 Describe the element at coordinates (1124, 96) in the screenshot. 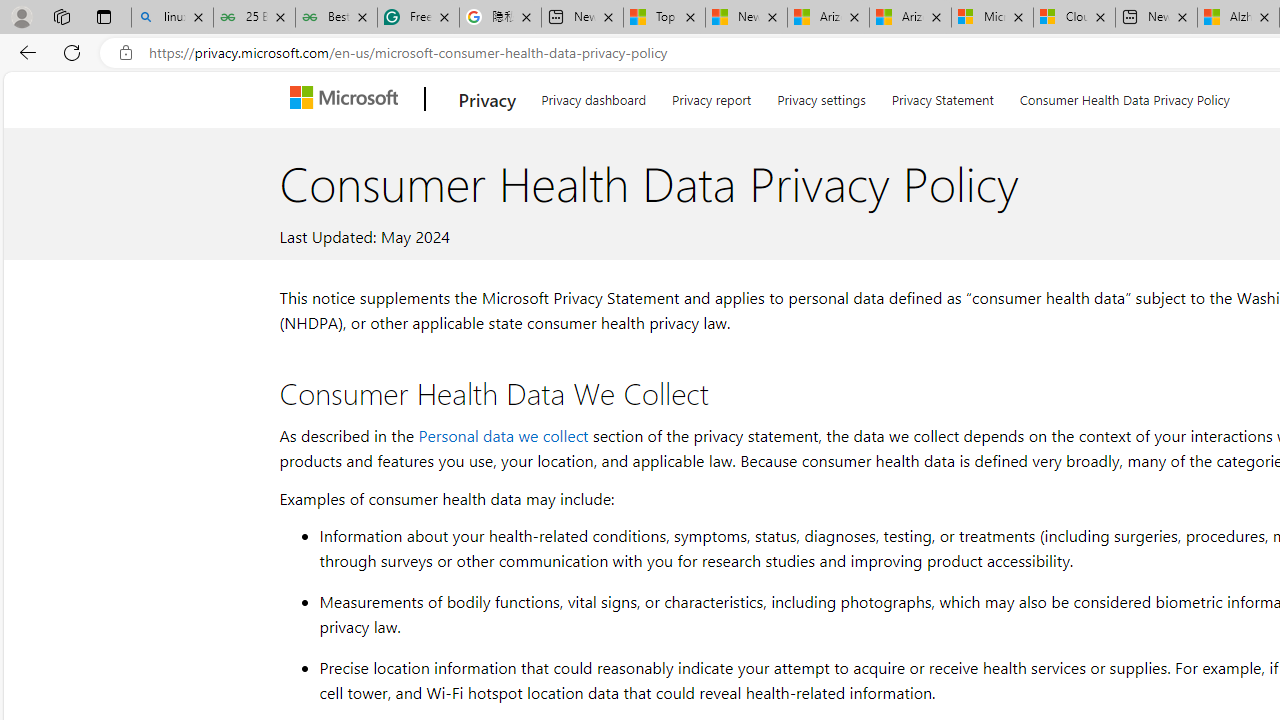

I see `'Consumer Health Data Privacy Policy'` at that location.